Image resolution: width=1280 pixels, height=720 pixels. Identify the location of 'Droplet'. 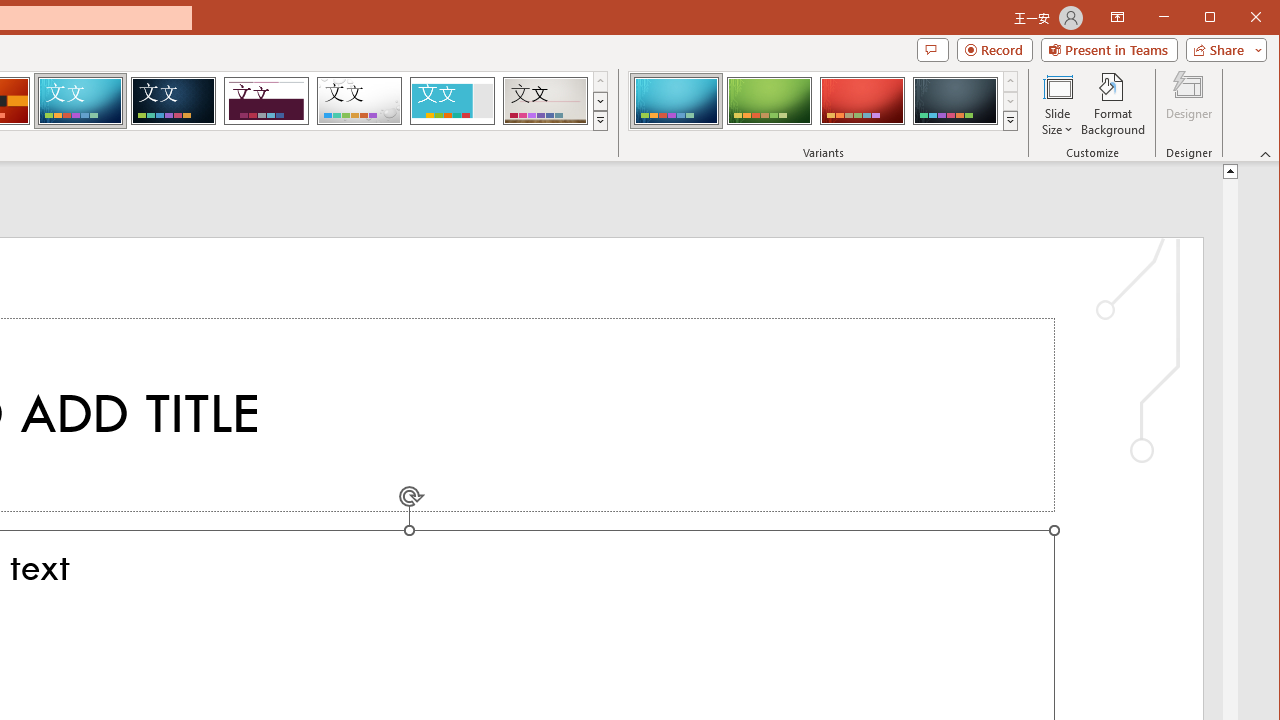
(359, 100).